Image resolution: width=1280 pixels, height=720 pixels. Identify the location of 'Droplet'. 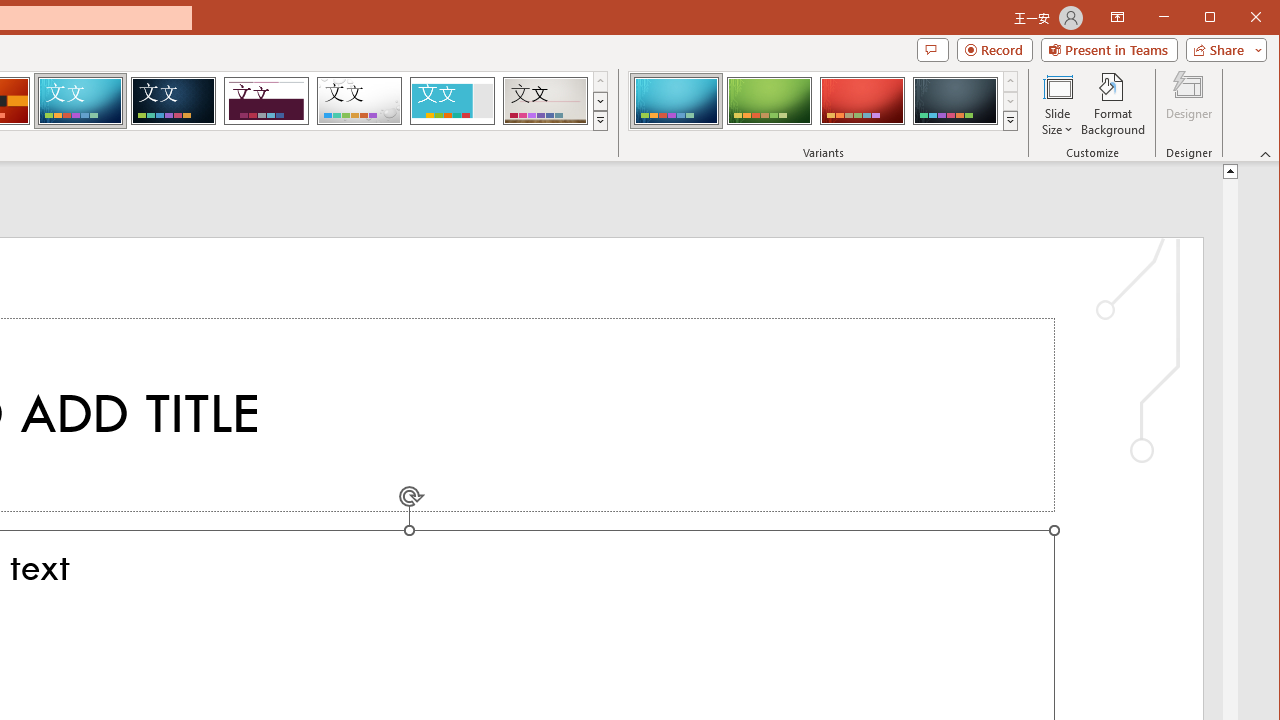
(359, 100).